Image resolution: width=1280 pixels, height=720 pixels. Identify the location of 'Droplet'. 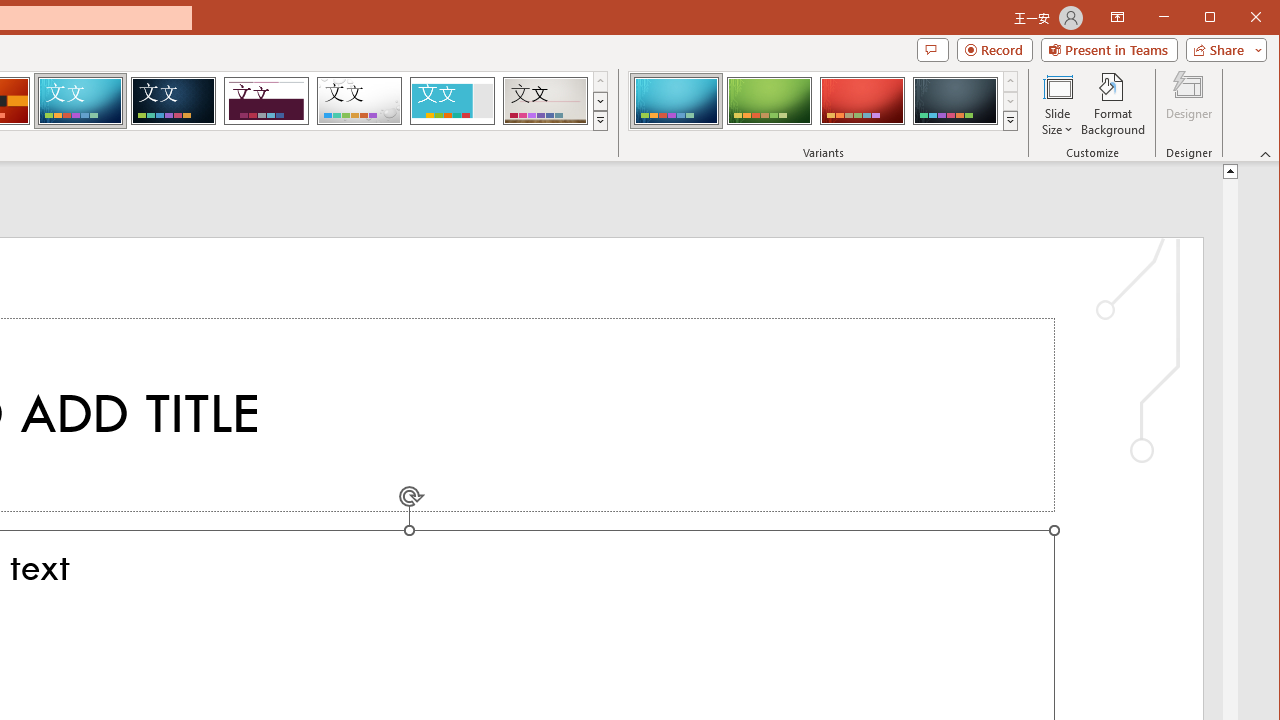
(359, 100).